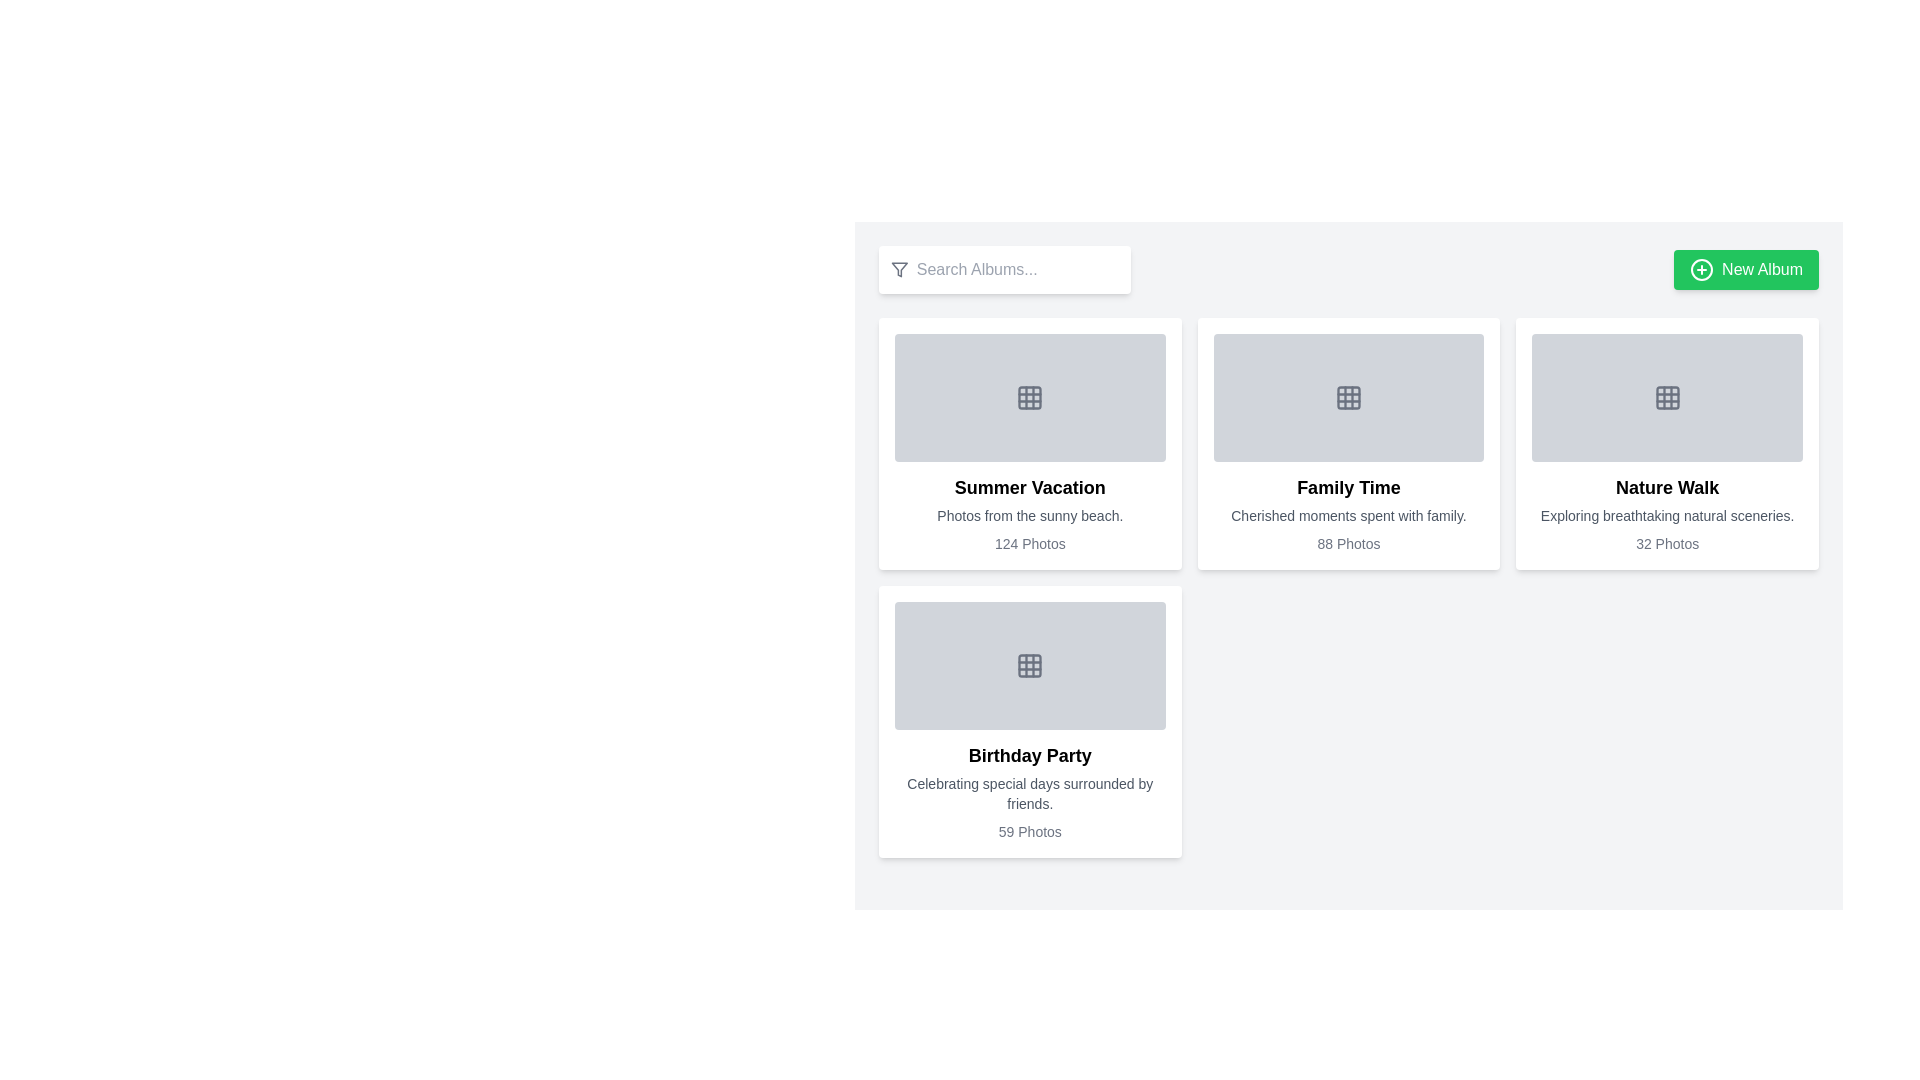  I want to click on the grid icon located in the top gray region of the 'Nature Walk' card to interact with it, so click(1667, 397).